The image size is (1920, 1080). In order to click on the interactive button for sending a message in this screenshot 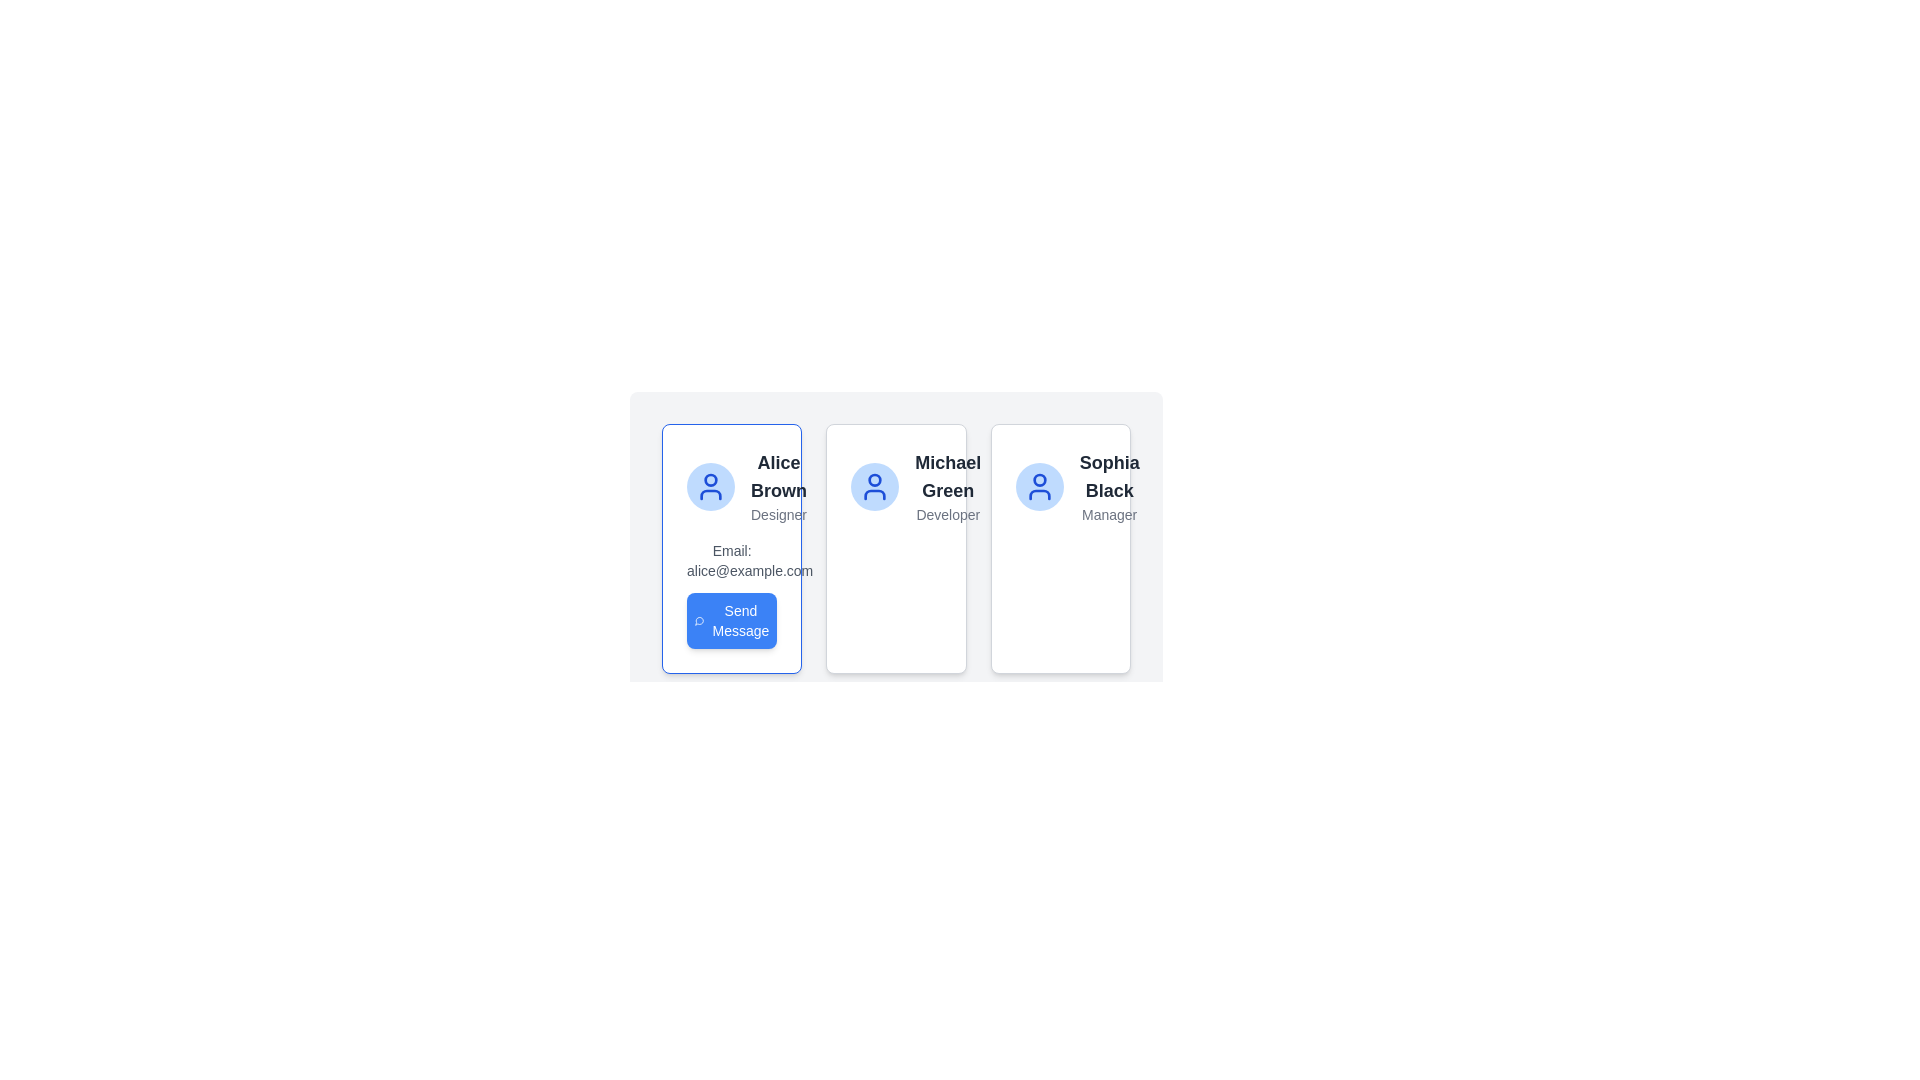, I will do `click(731, 593)`.